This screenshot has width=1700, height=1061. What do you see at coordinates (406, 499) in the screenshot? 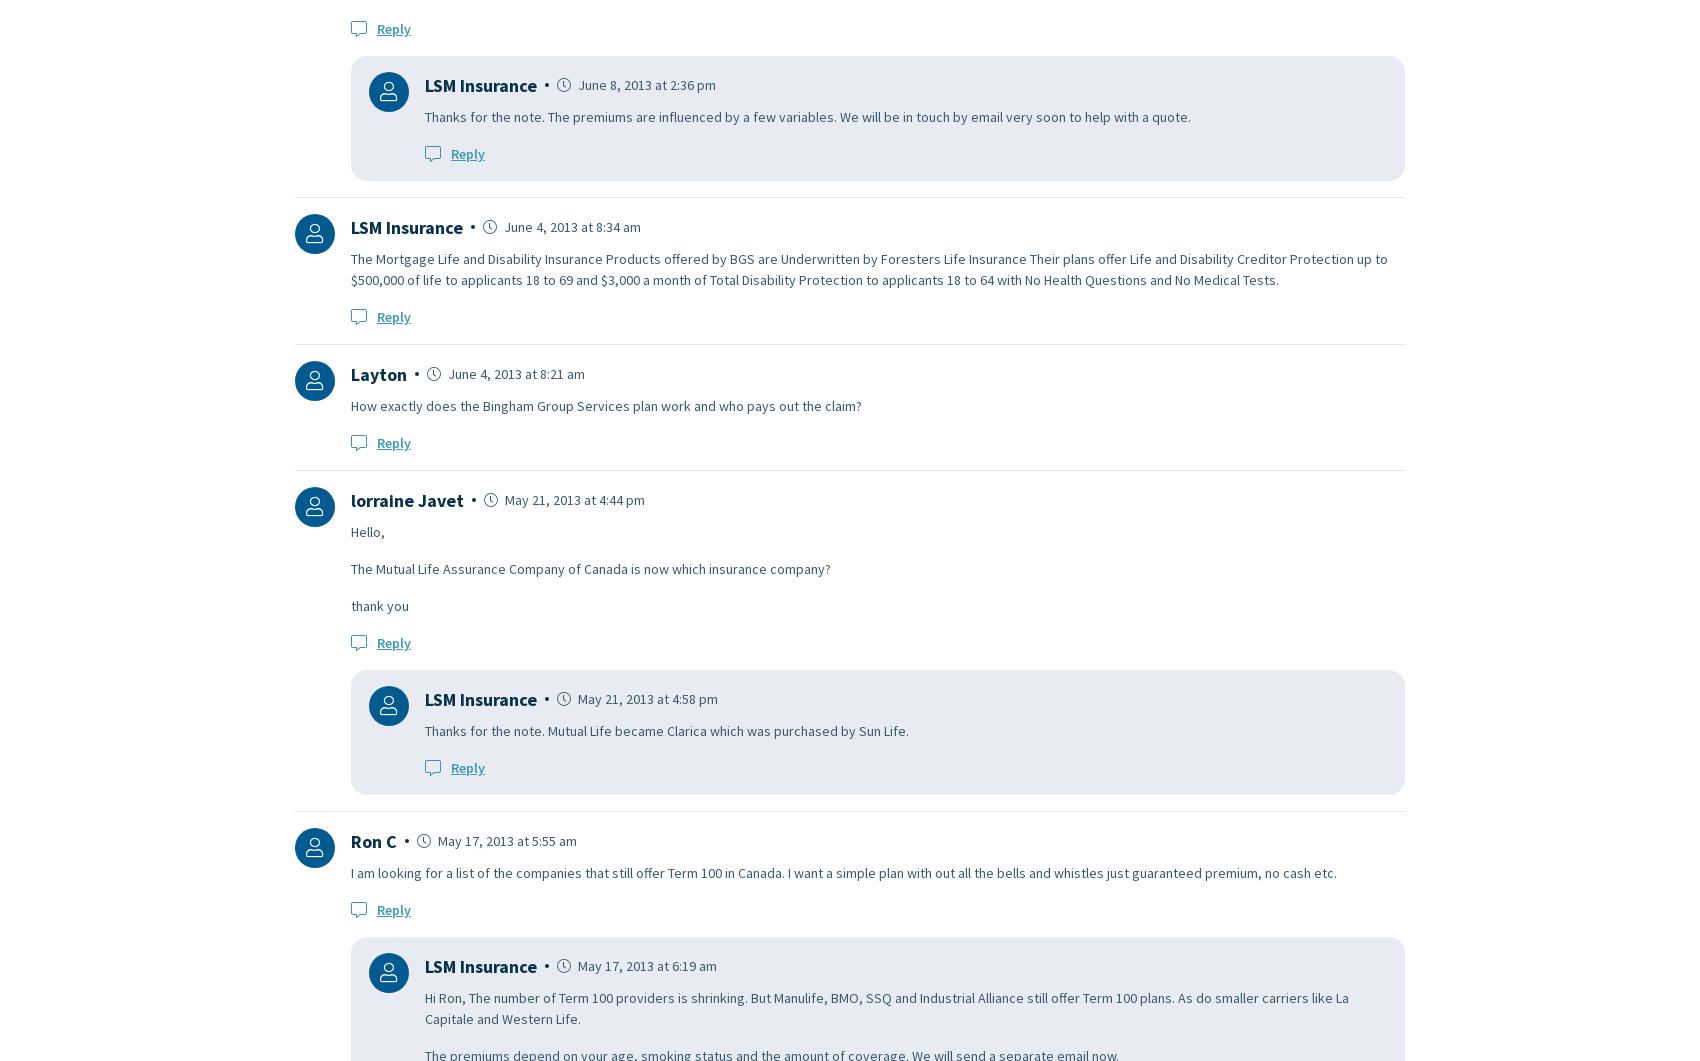
I see `'lorraine Javet'` at bounding box center [406, 499].